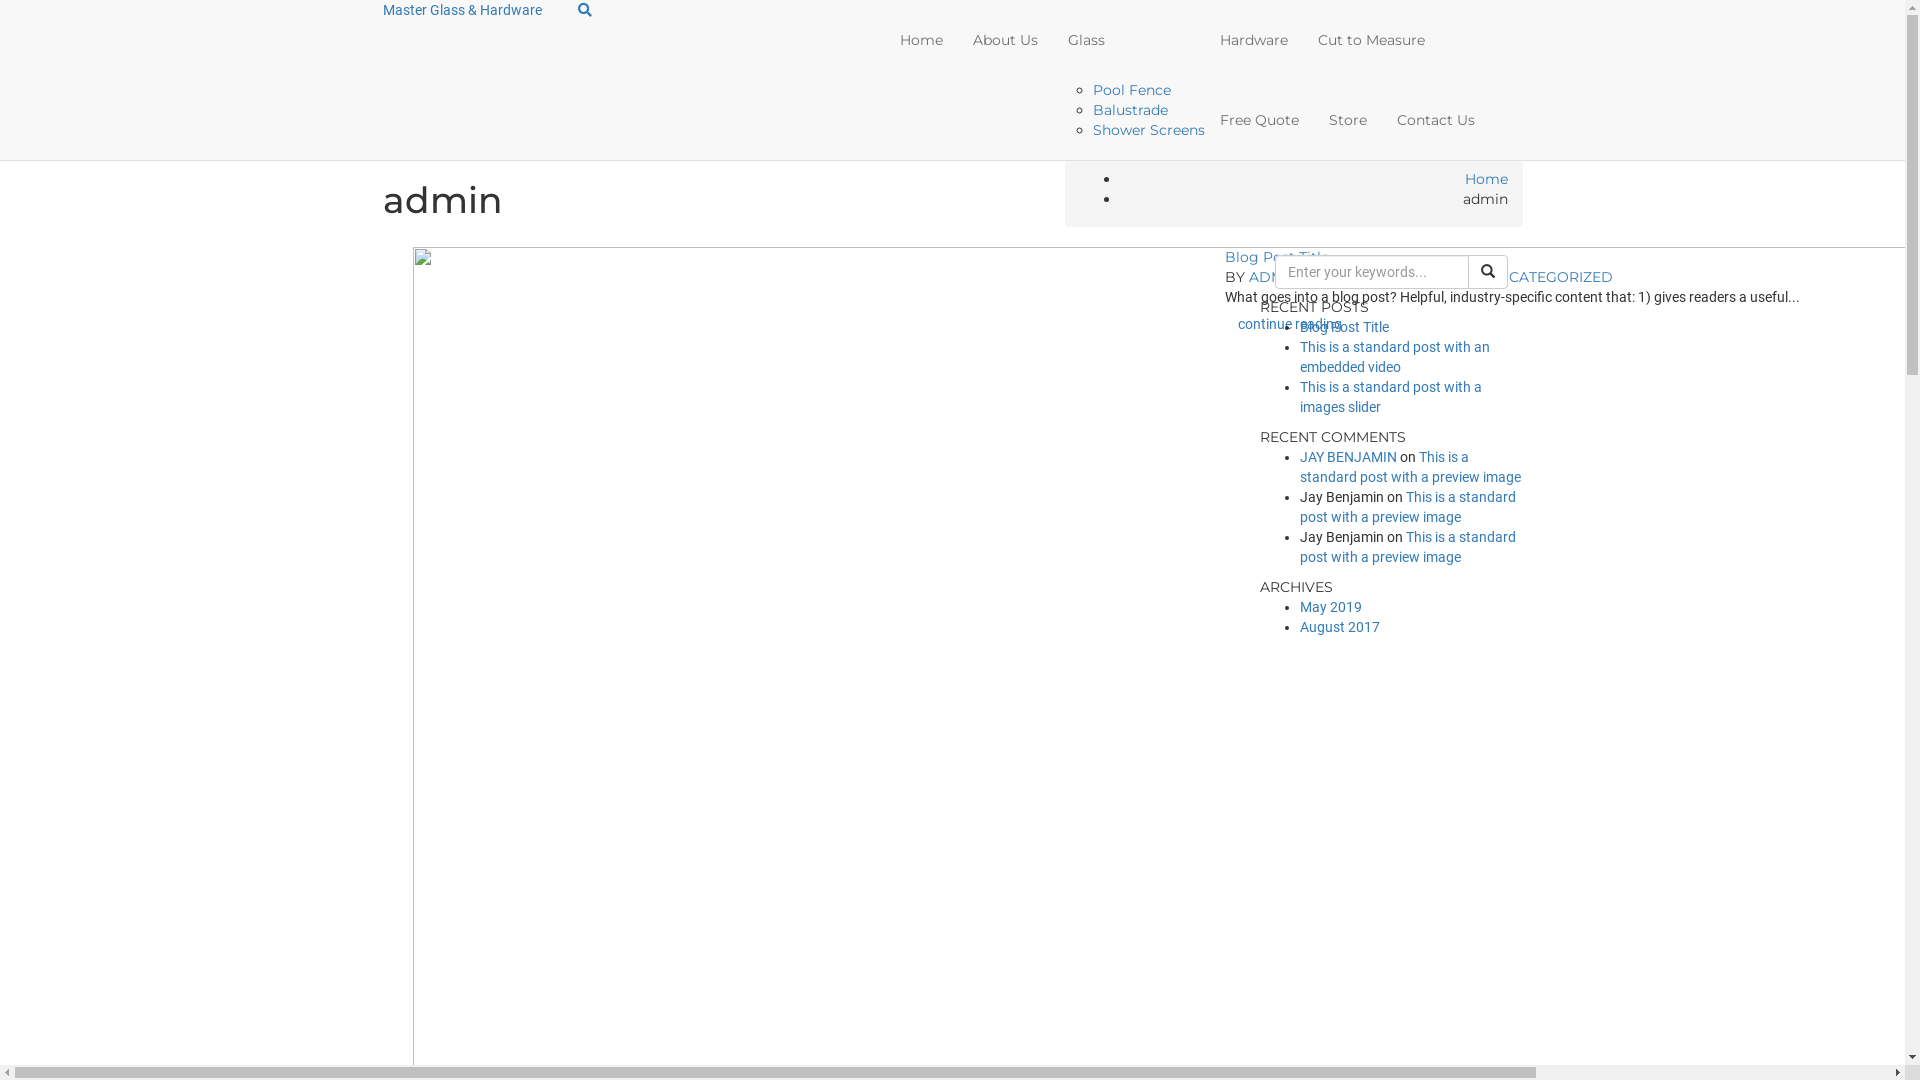 Image resolution: width=1920 pixels, height=1080 pixels. I want to click on 'Glass', so click(1128, 39).